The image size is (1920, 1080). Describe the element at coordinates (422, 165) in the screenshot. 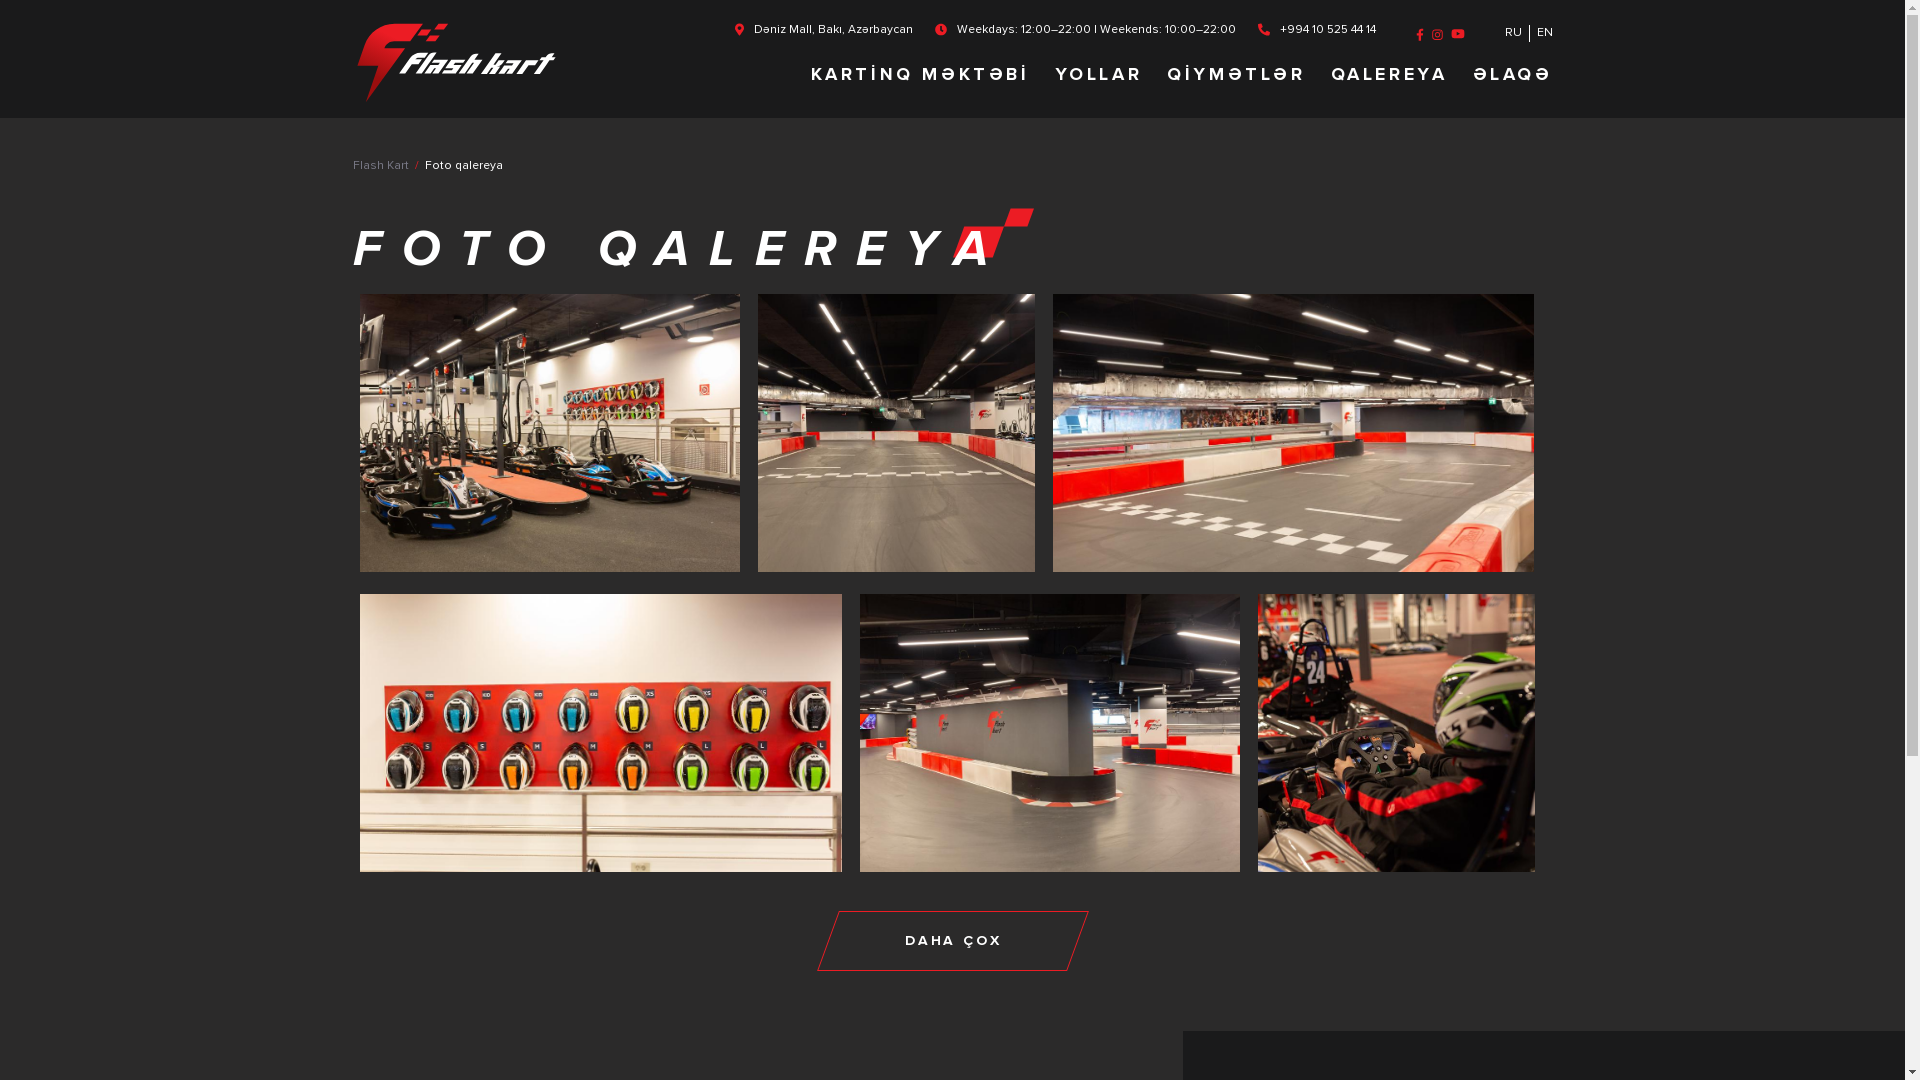

I see `'Foto qalereya'` at that location.